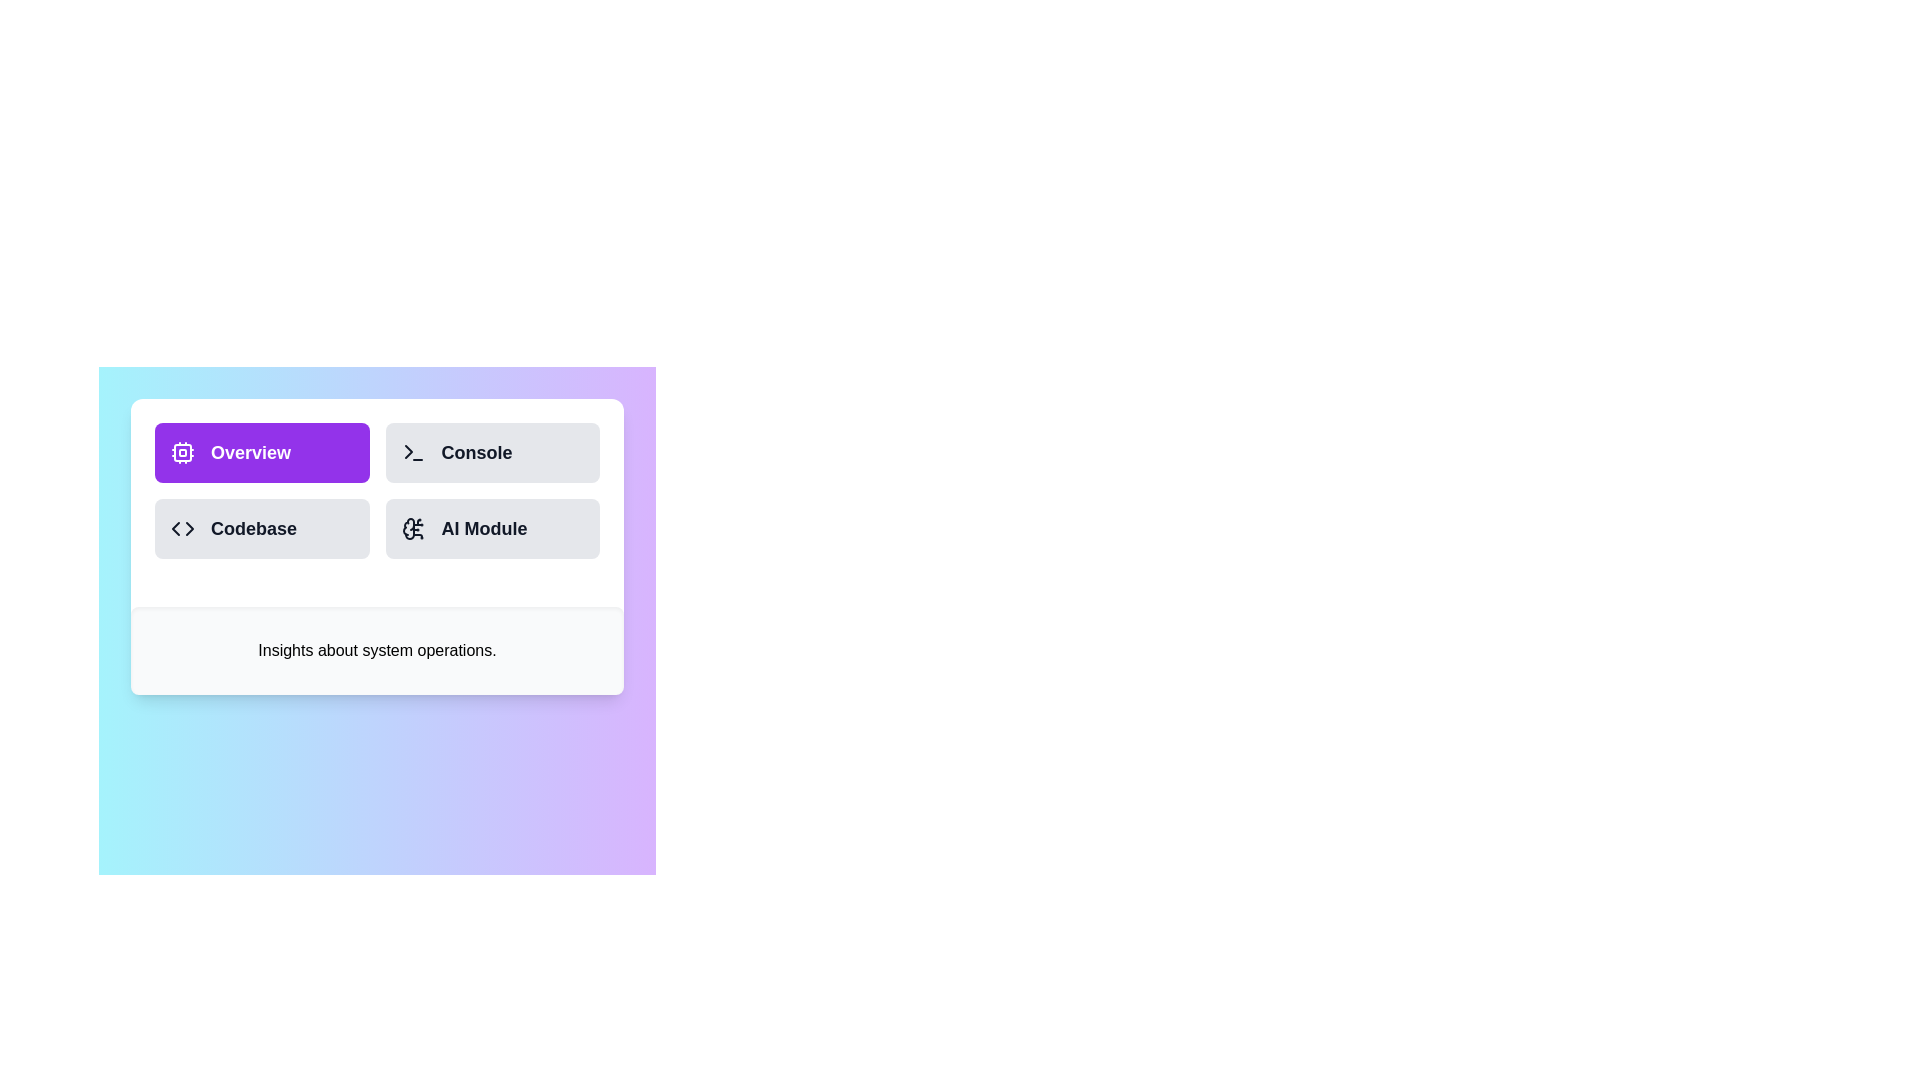 This screenshot has height=1080, width=1920. Describe the element at coordinates (261, 452) in the screenshot. I see `the Overview menu button to observe its transition animation` at that location.